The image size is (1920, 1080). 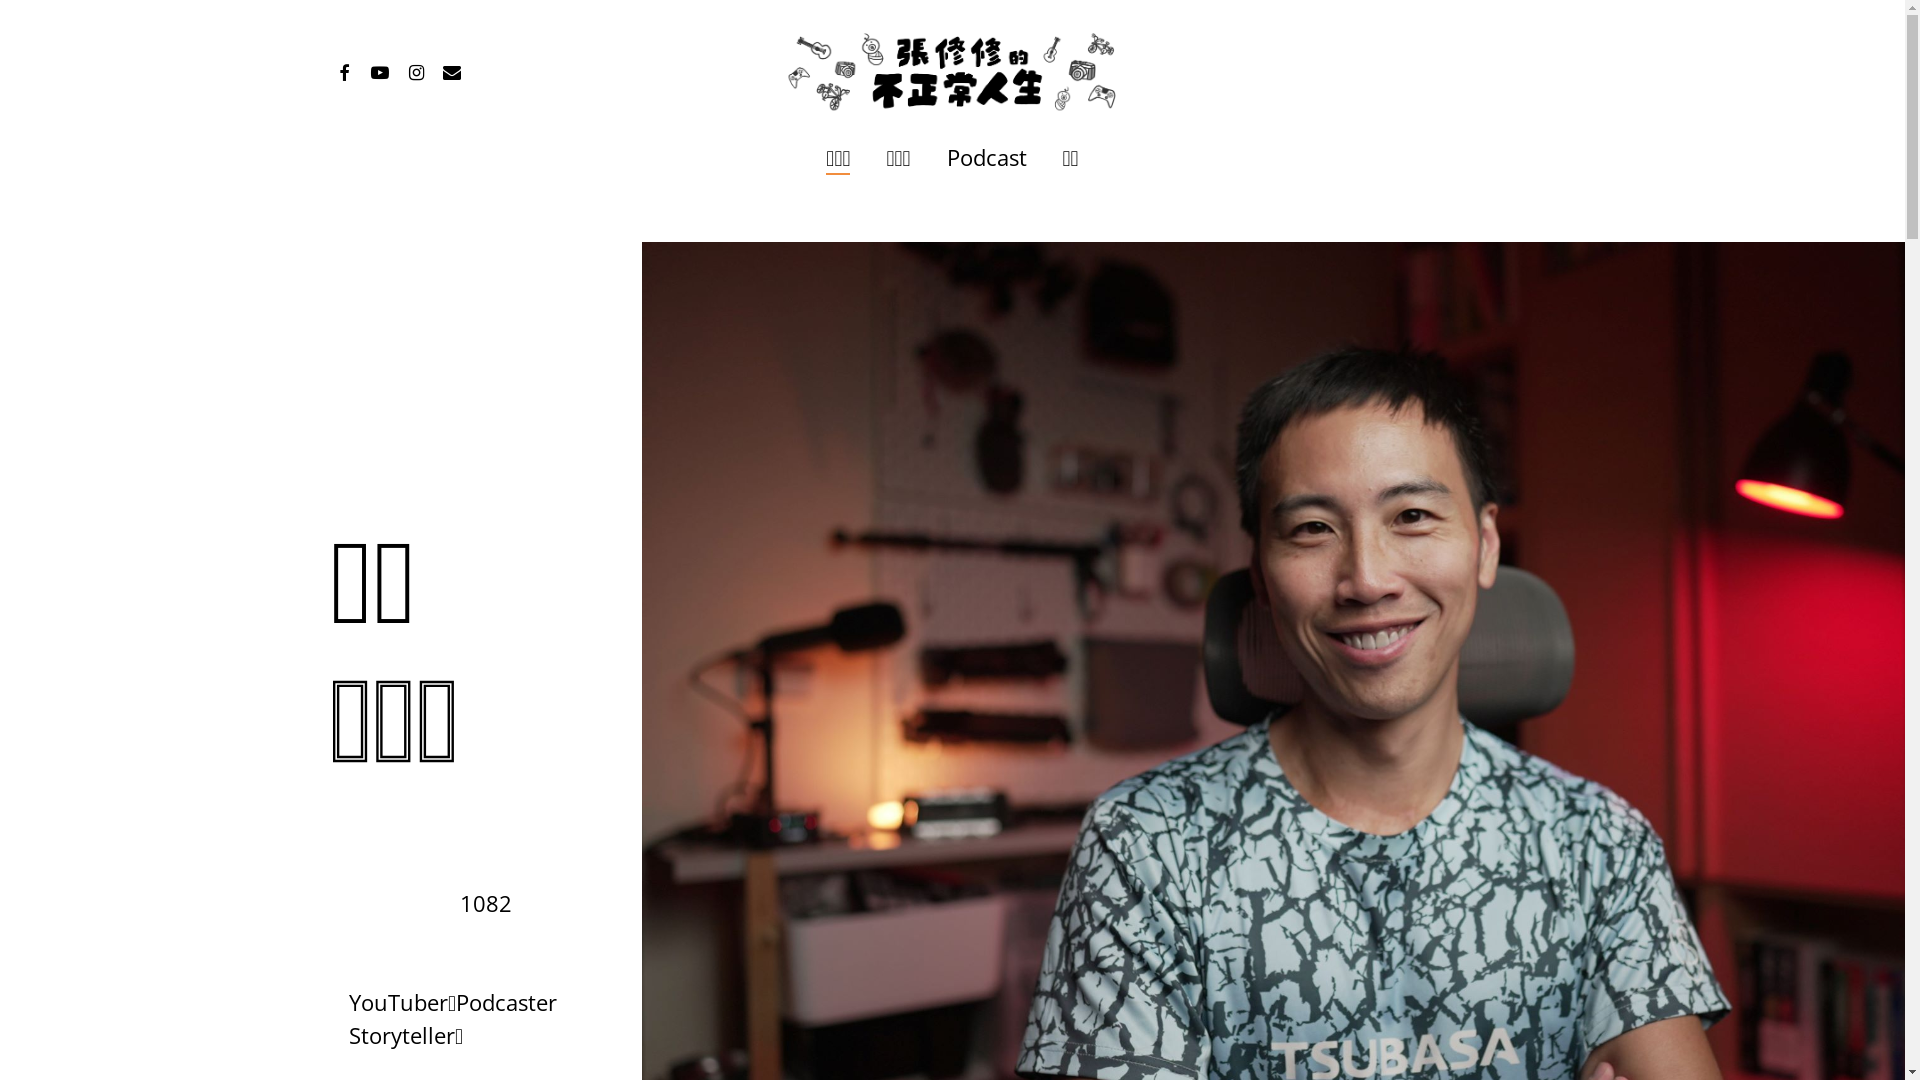 What do you see at coordinates (379, 69) in the screenshot?
I see `'youtube'` at bounding box center [379, 69].